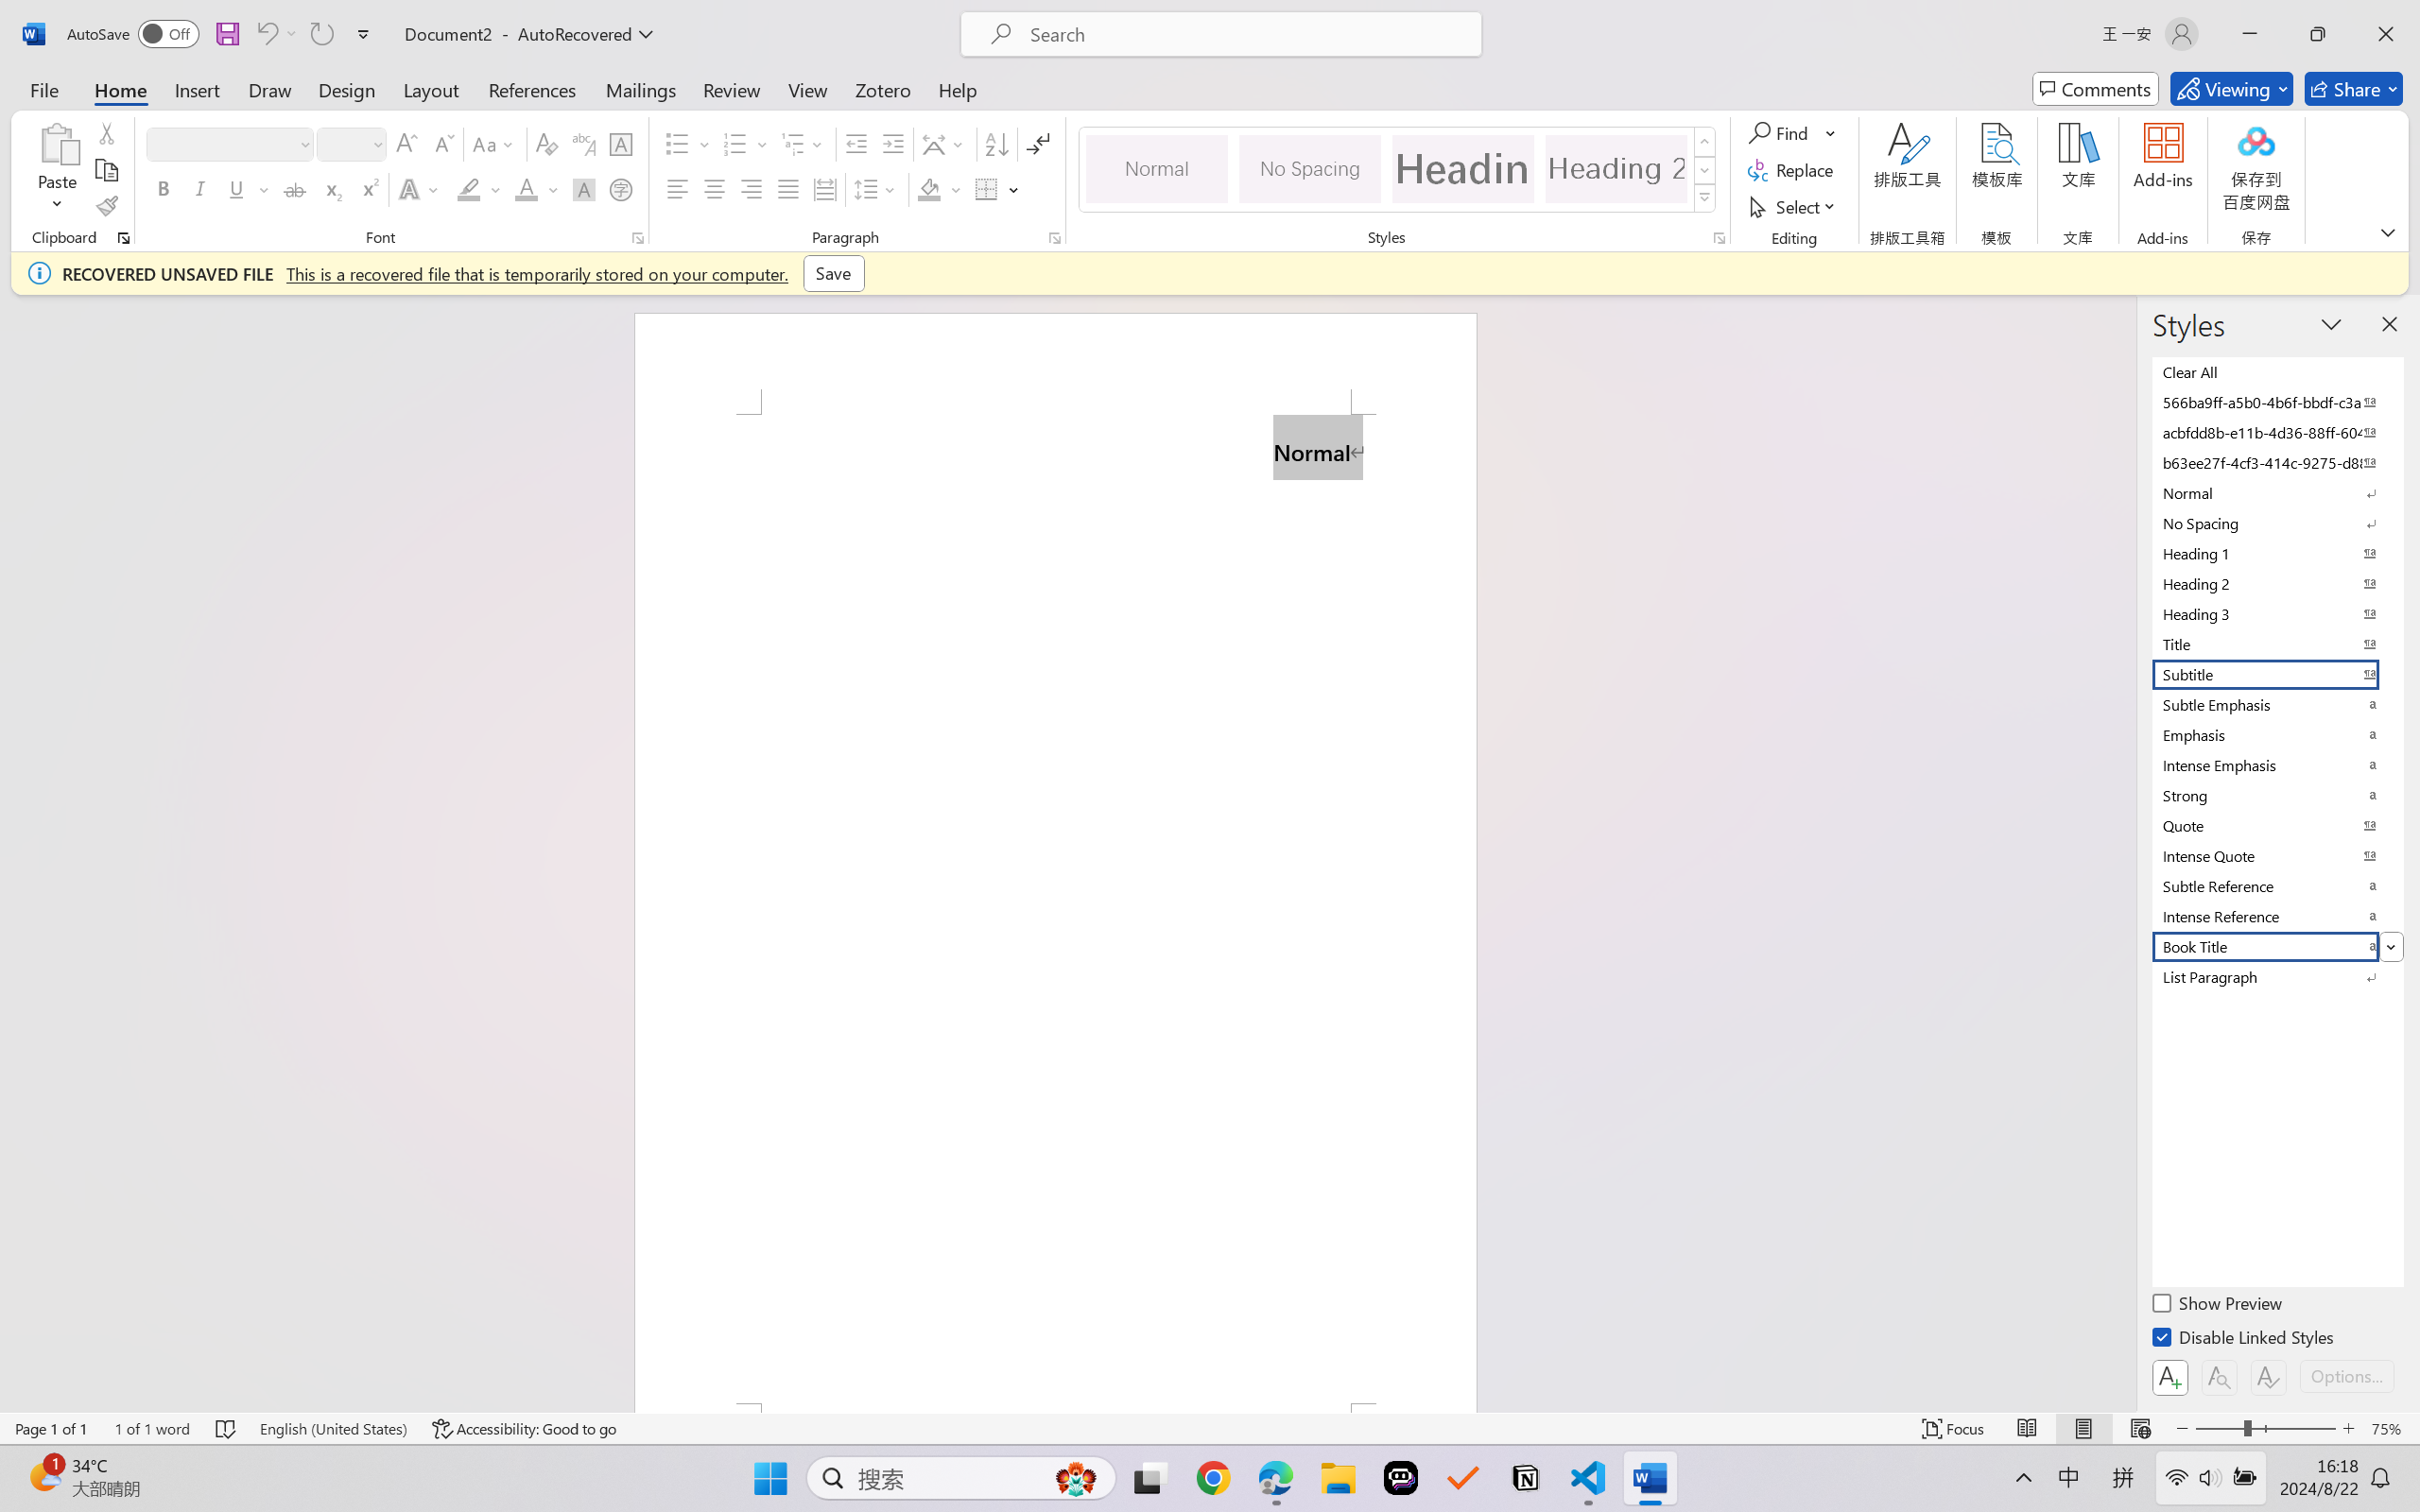  I want to click on 'Subtitle', so click(2275, 673).